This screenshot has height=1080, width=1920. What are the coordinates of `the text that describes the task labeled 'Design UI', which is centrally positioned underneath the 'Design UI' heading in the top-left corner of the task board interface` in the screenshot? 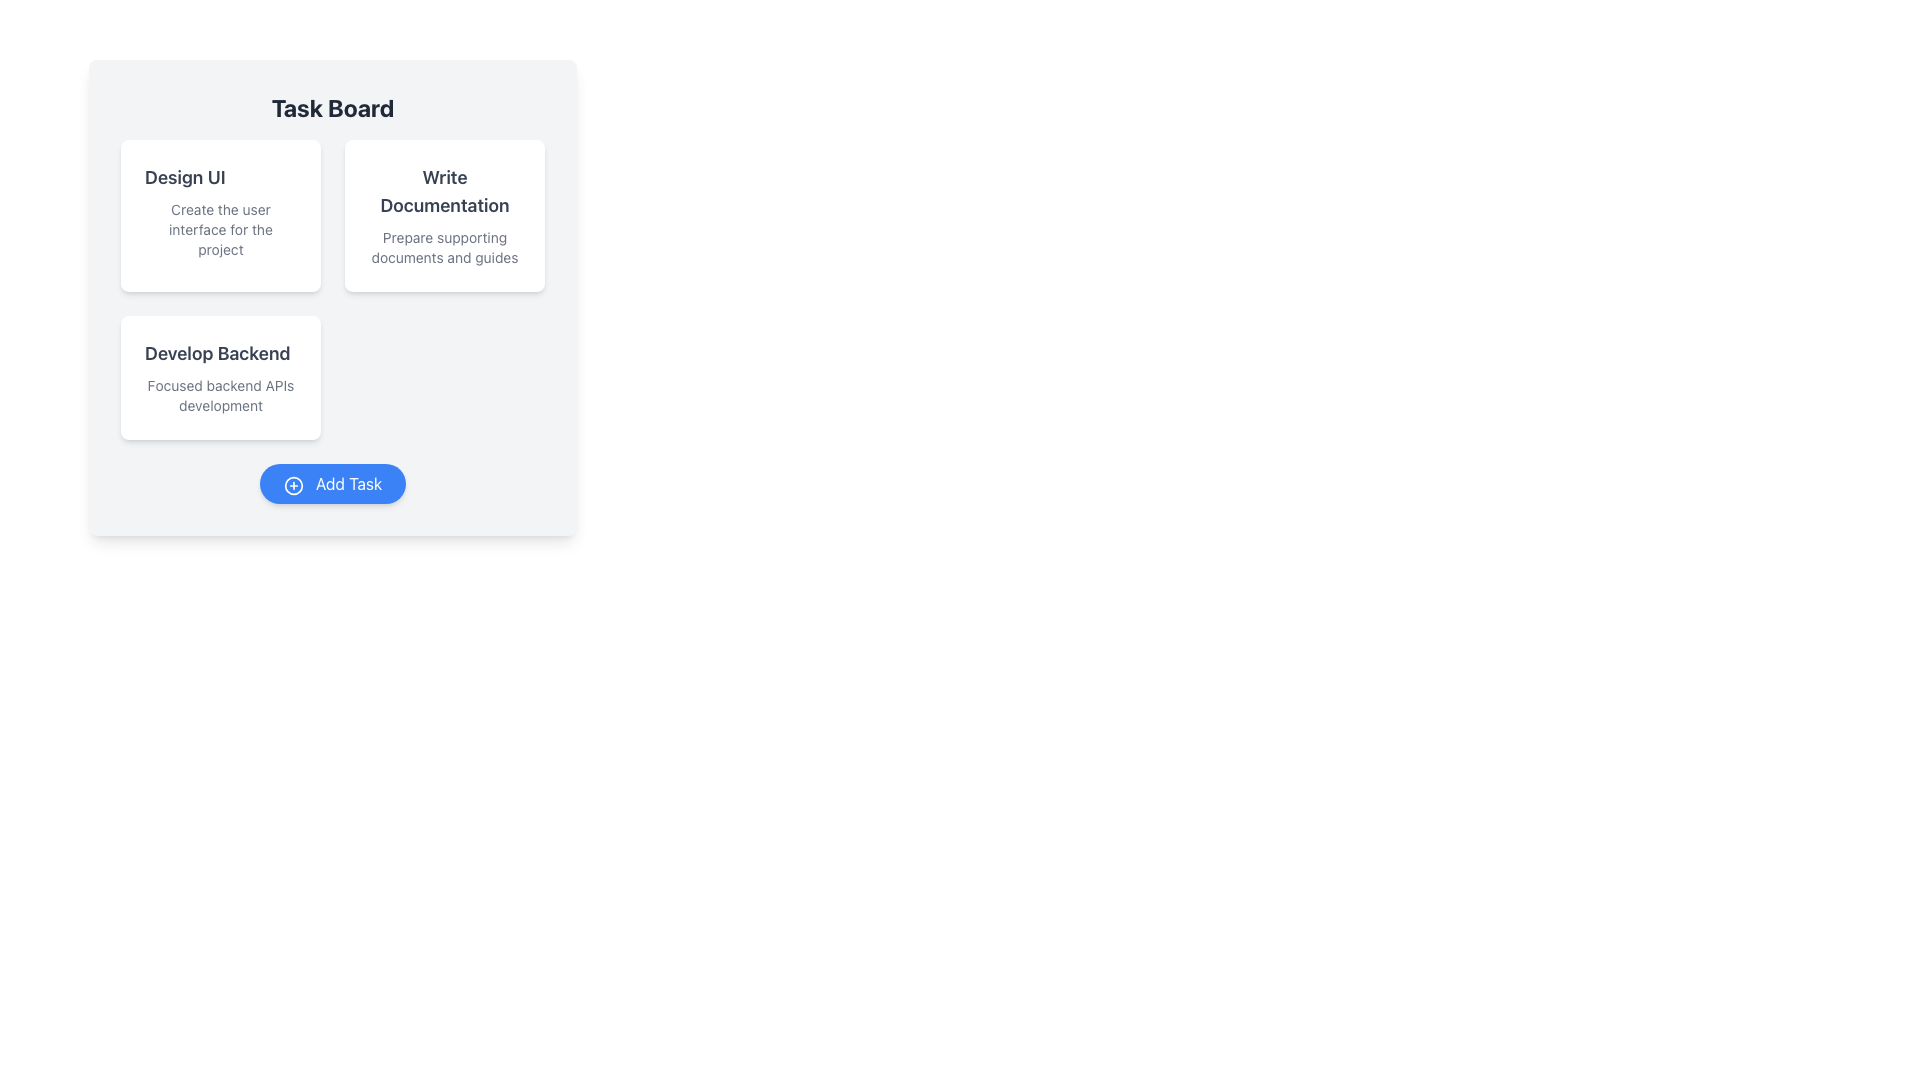 It's located at (220, 229).